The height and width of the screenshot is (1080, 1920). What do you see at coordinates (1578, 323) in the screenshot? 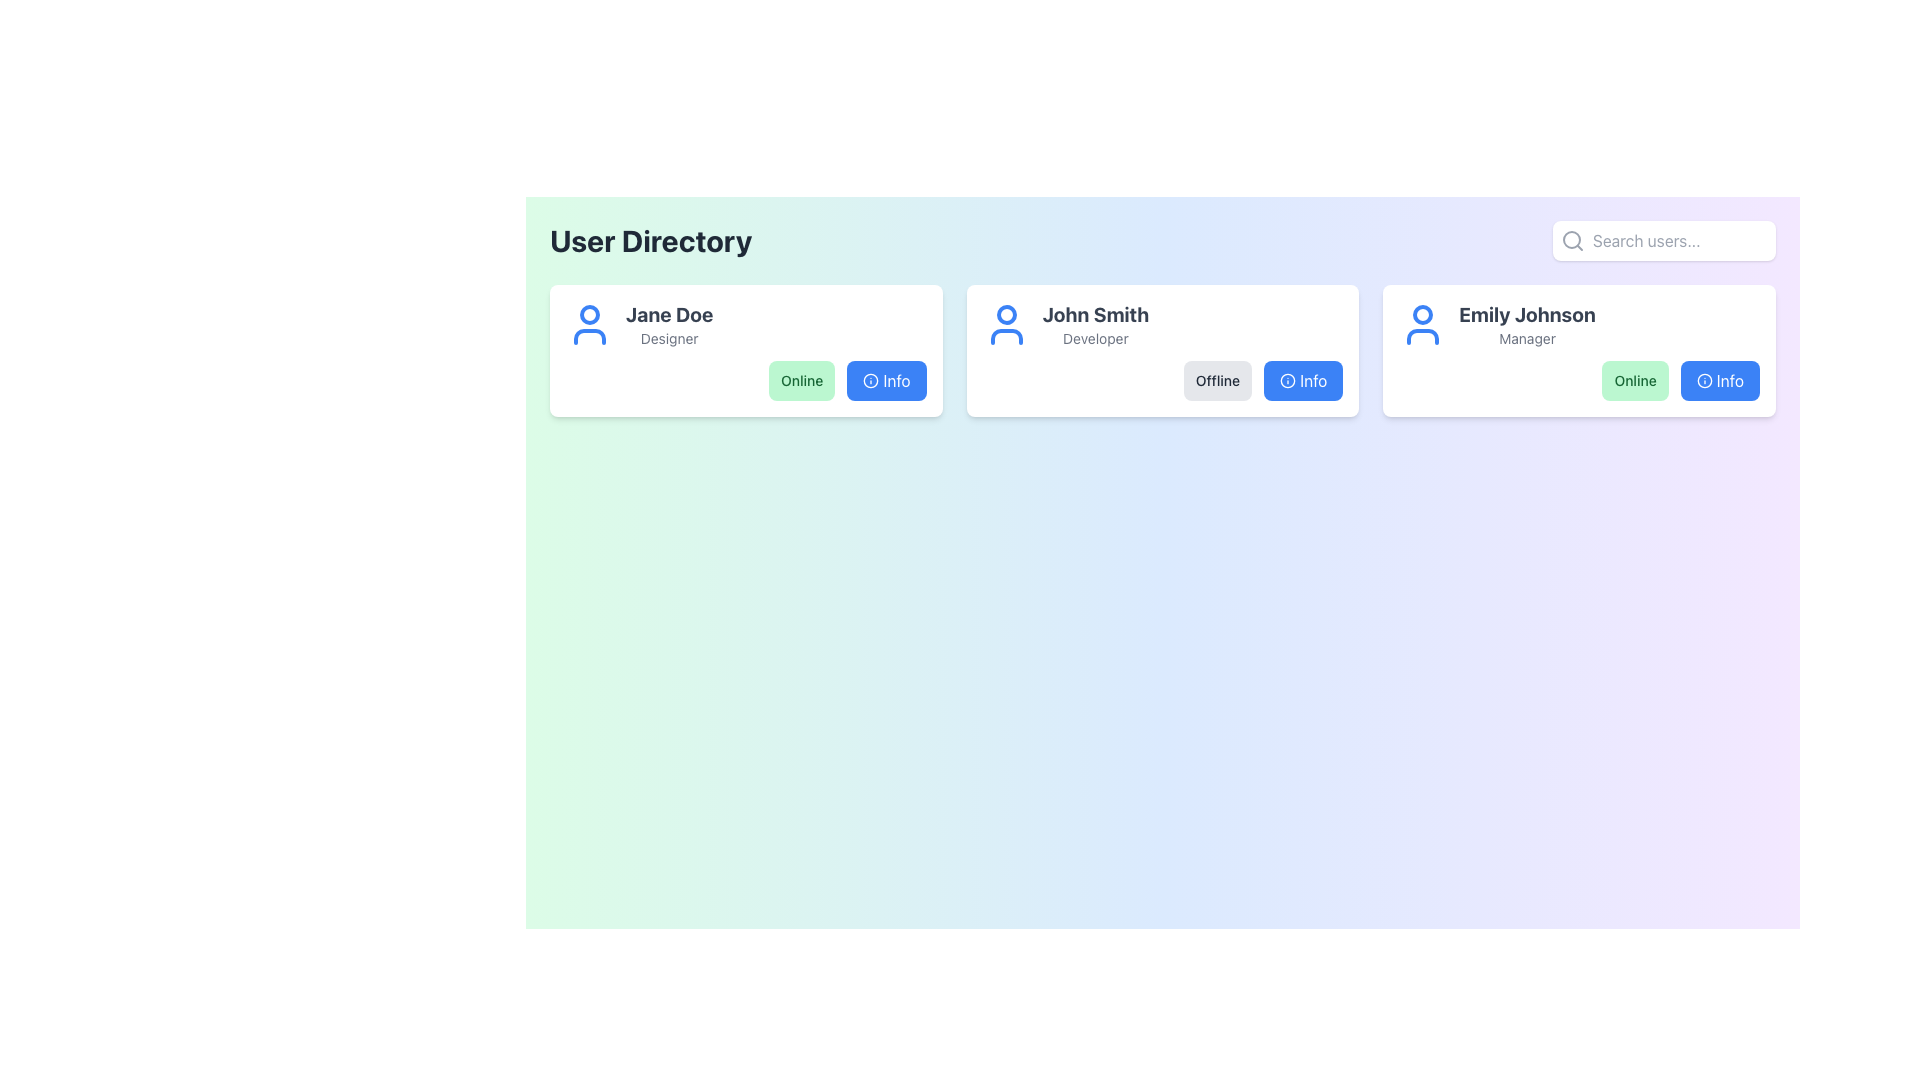
I see `the Text Display element that shows the user's name and role, located` at bounding box center [1578, 323].